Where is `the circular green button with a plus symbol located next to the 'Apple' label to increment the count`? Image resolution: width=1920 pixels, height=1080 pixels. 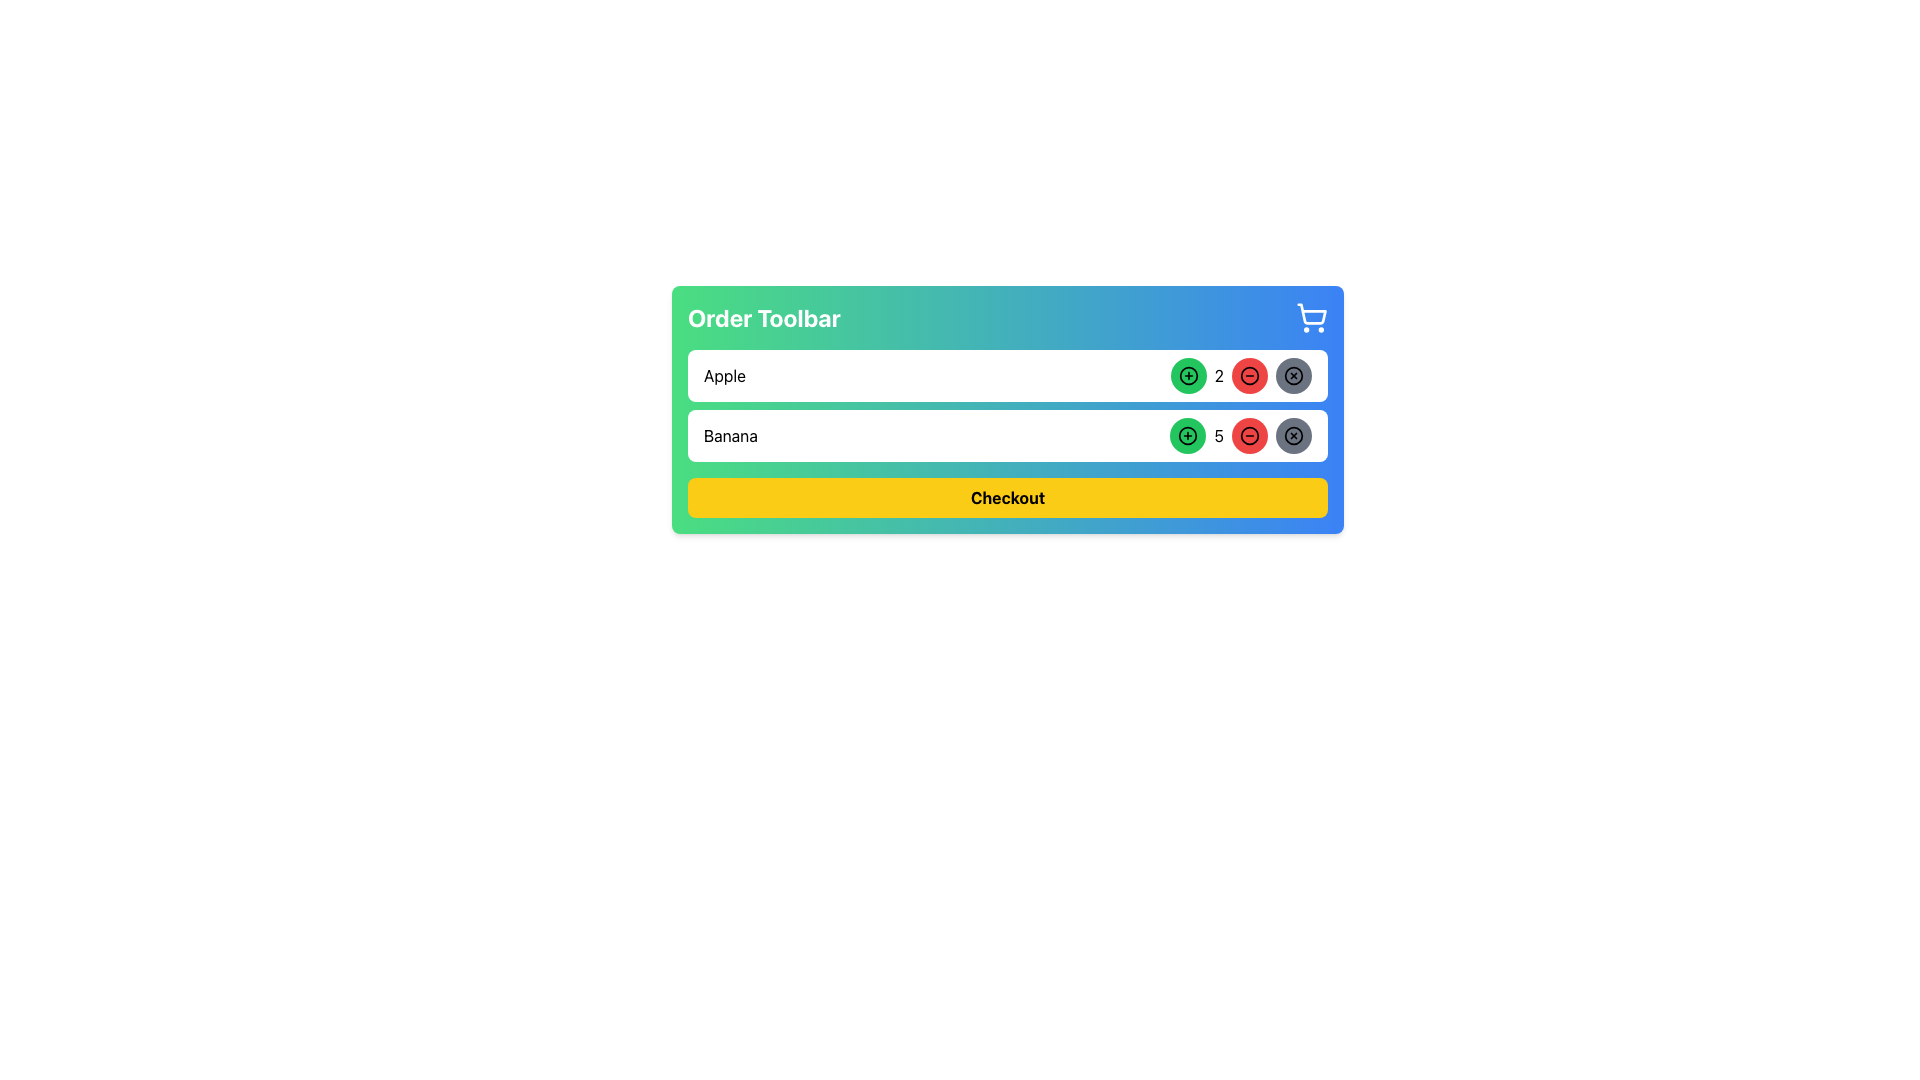 the circular green button with a plus symbol located next to the 'Apple' label to increment the count is located at coordinates (1188, 375).